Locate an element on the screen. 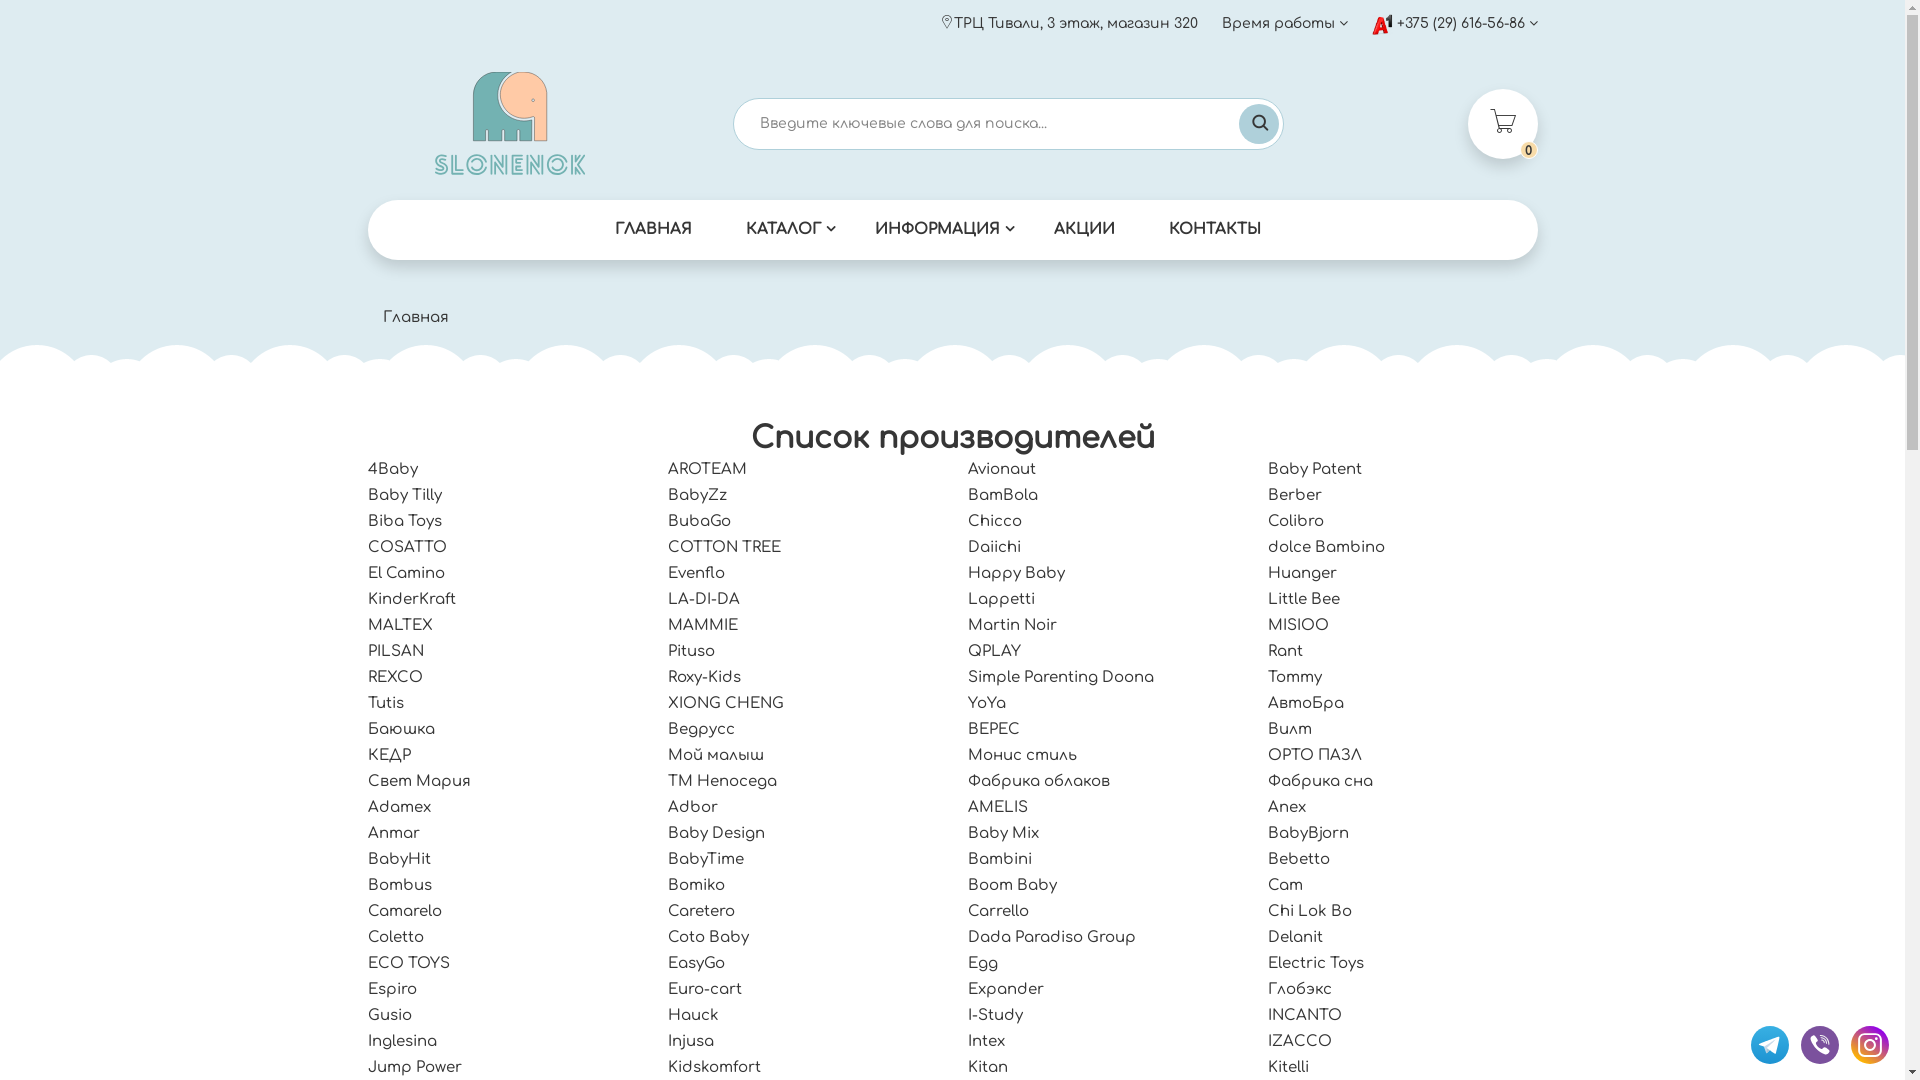  'Gusio' is located at coordinates (368, 1015).